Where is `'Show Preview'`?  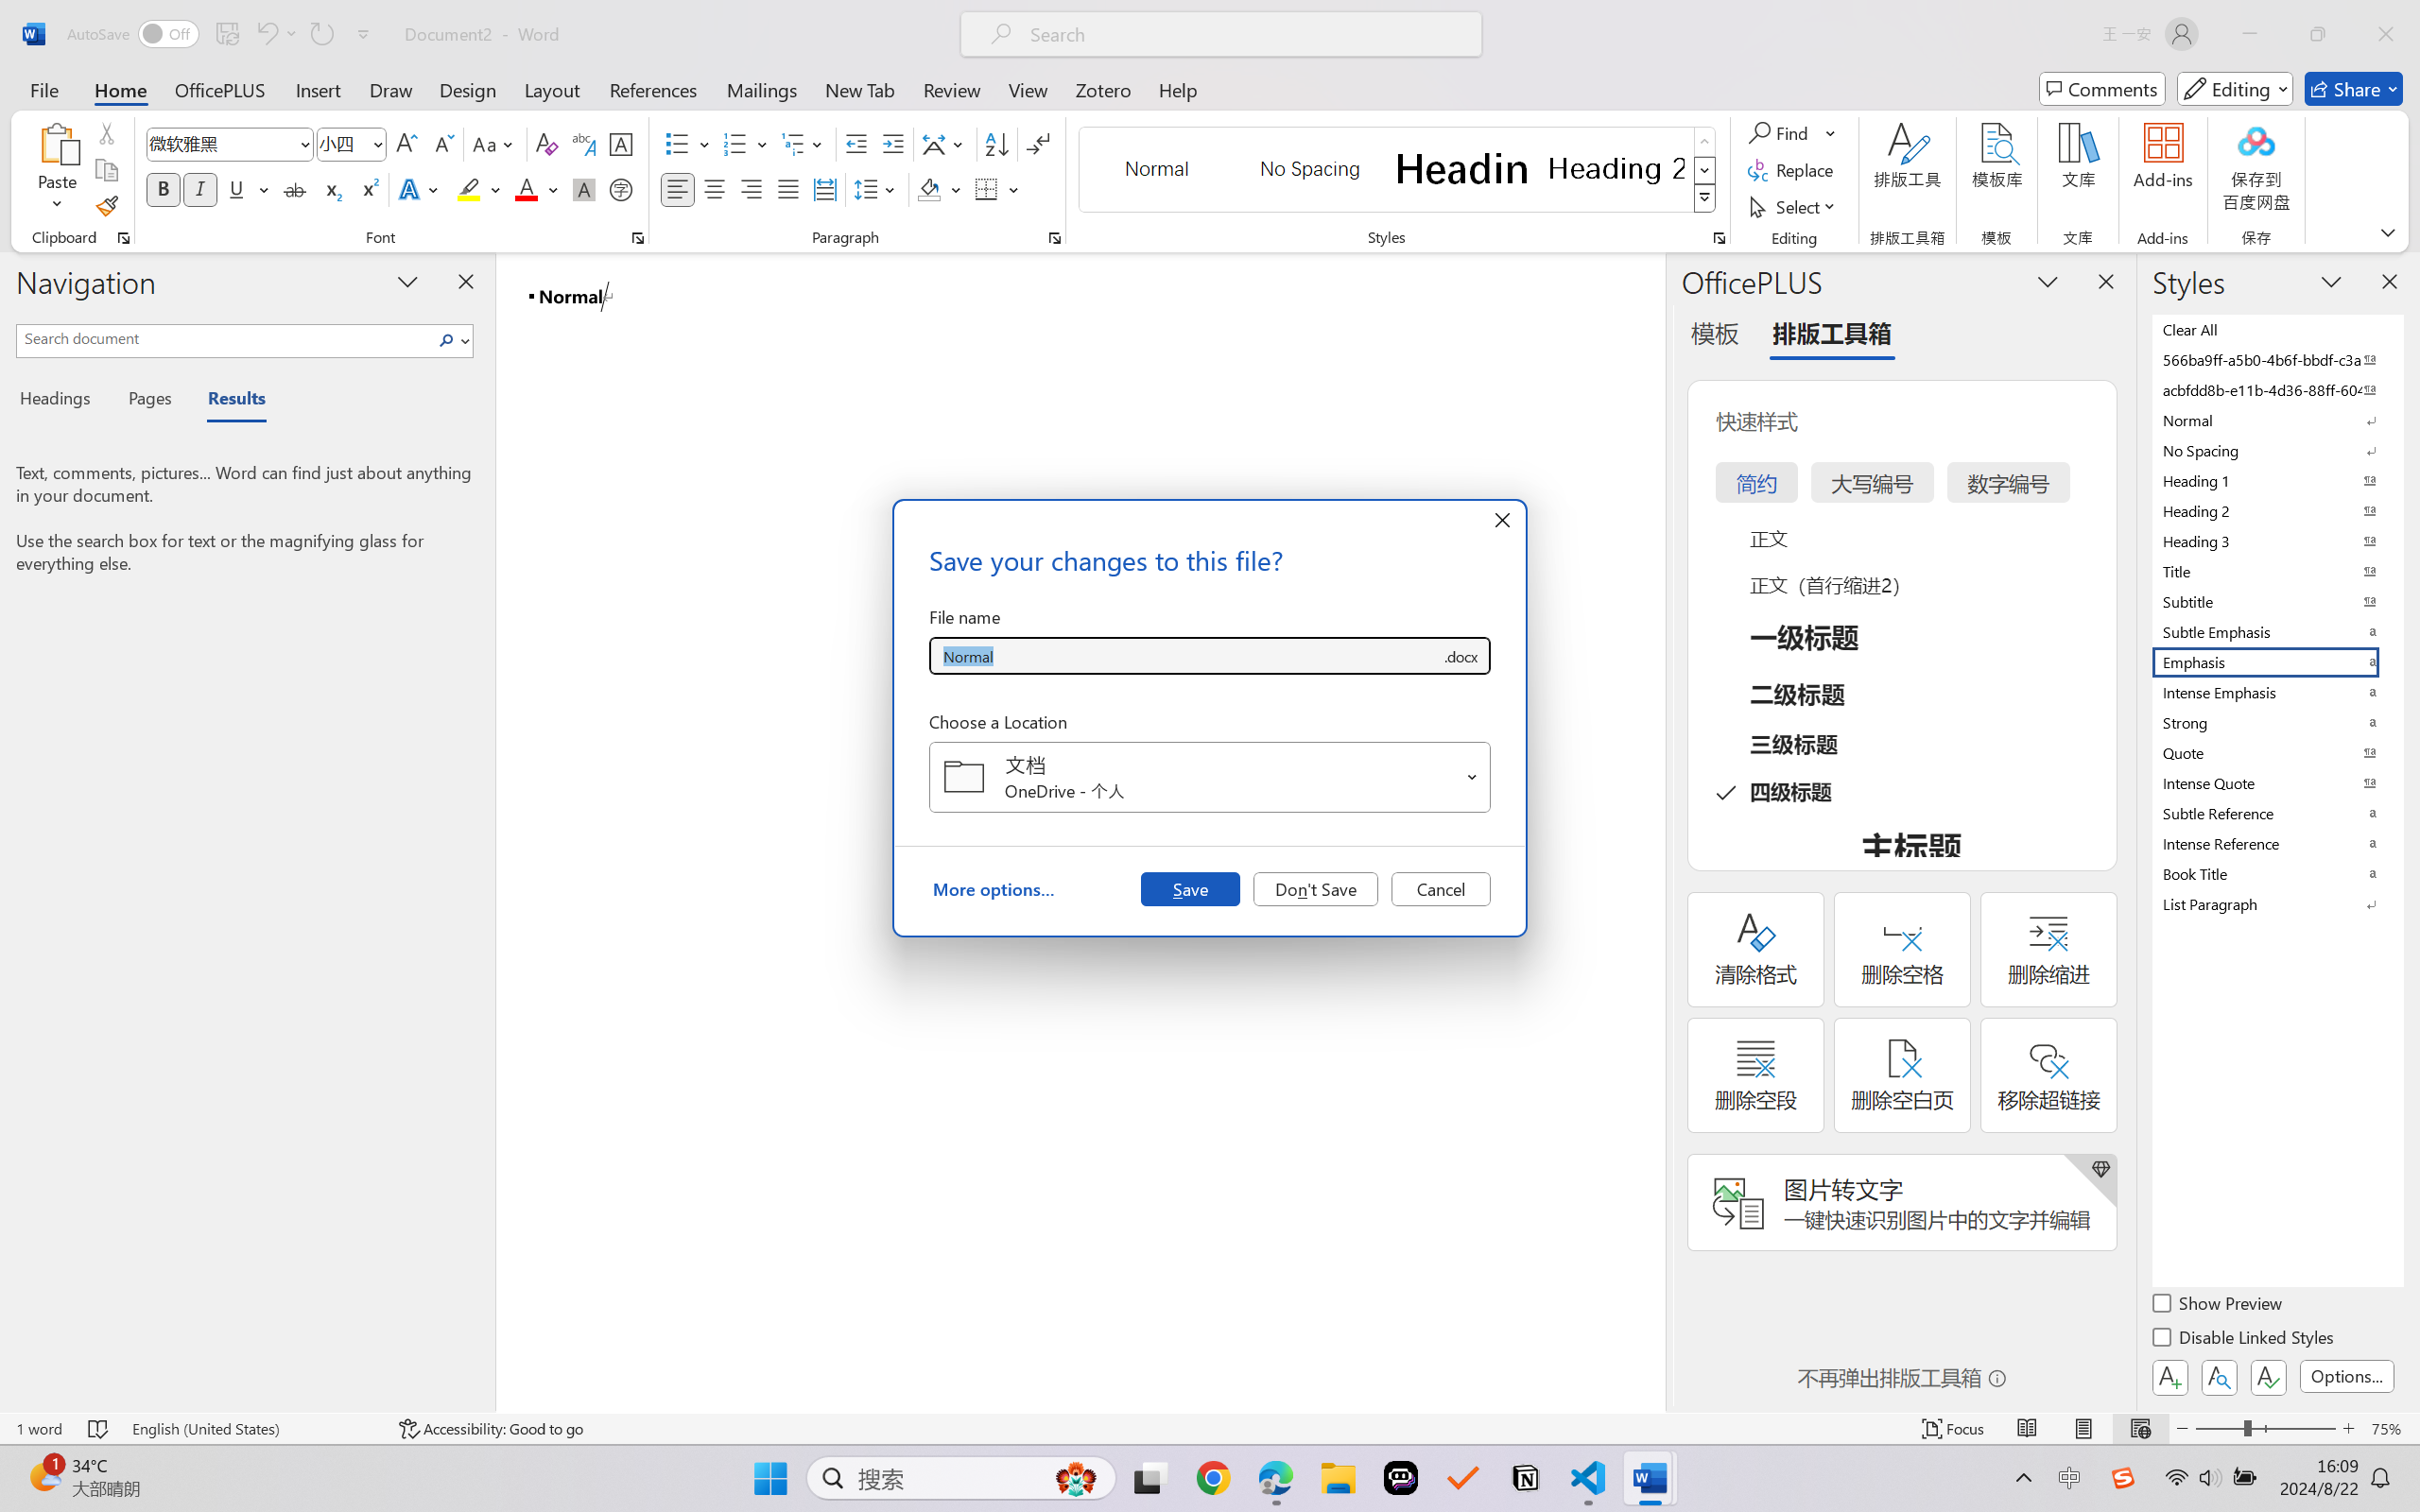 'Show Preview' is located at coordinates (2218, 1305).